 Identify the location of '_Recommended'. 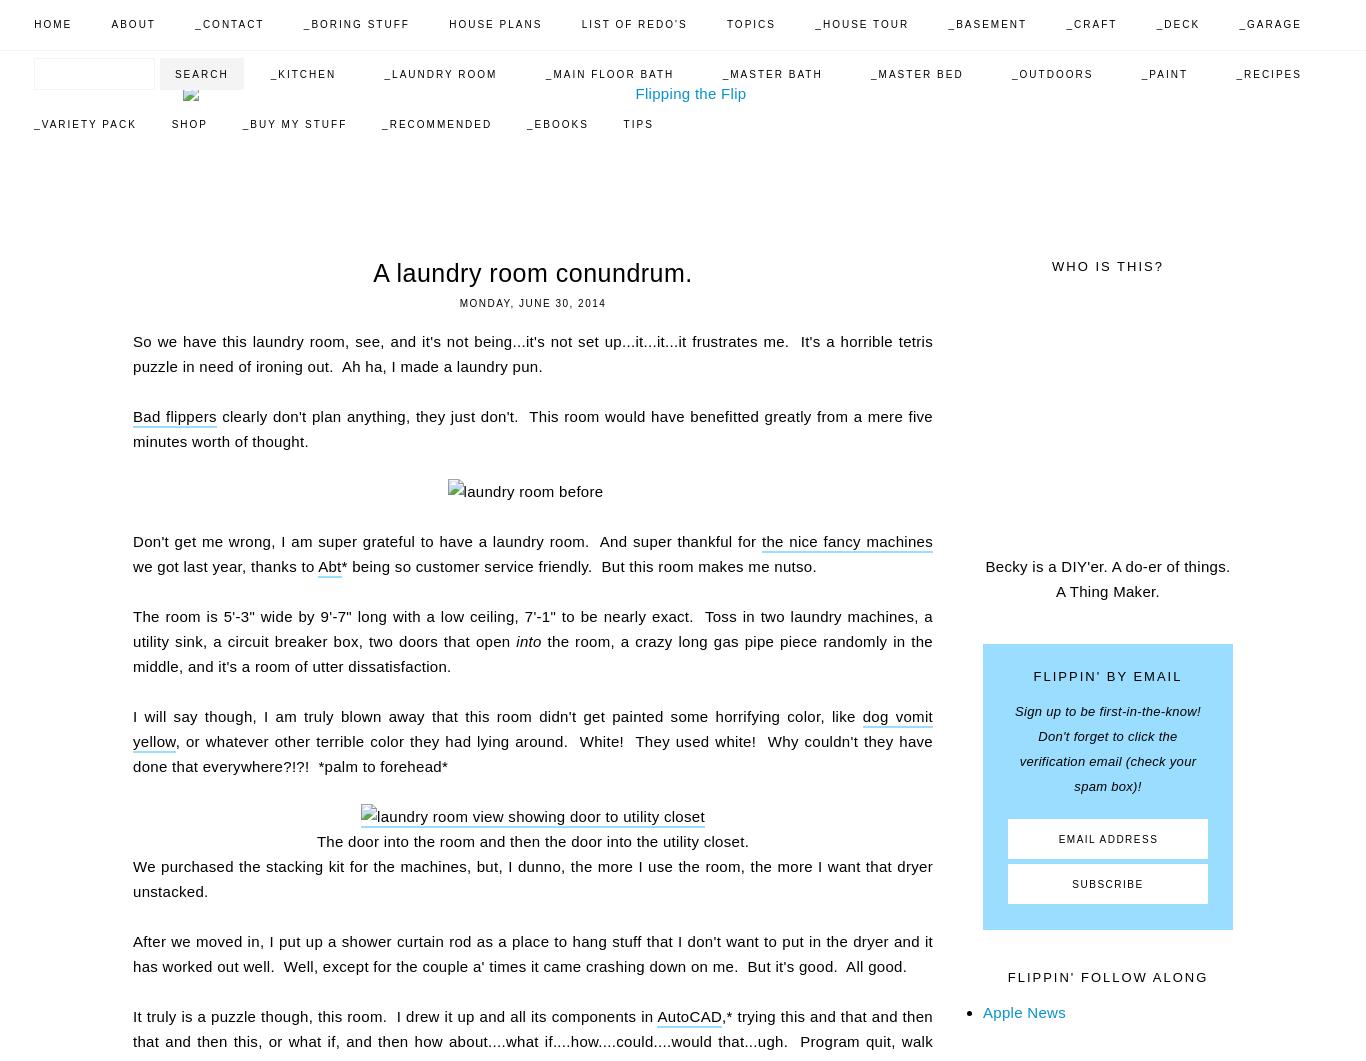
(380, 124).